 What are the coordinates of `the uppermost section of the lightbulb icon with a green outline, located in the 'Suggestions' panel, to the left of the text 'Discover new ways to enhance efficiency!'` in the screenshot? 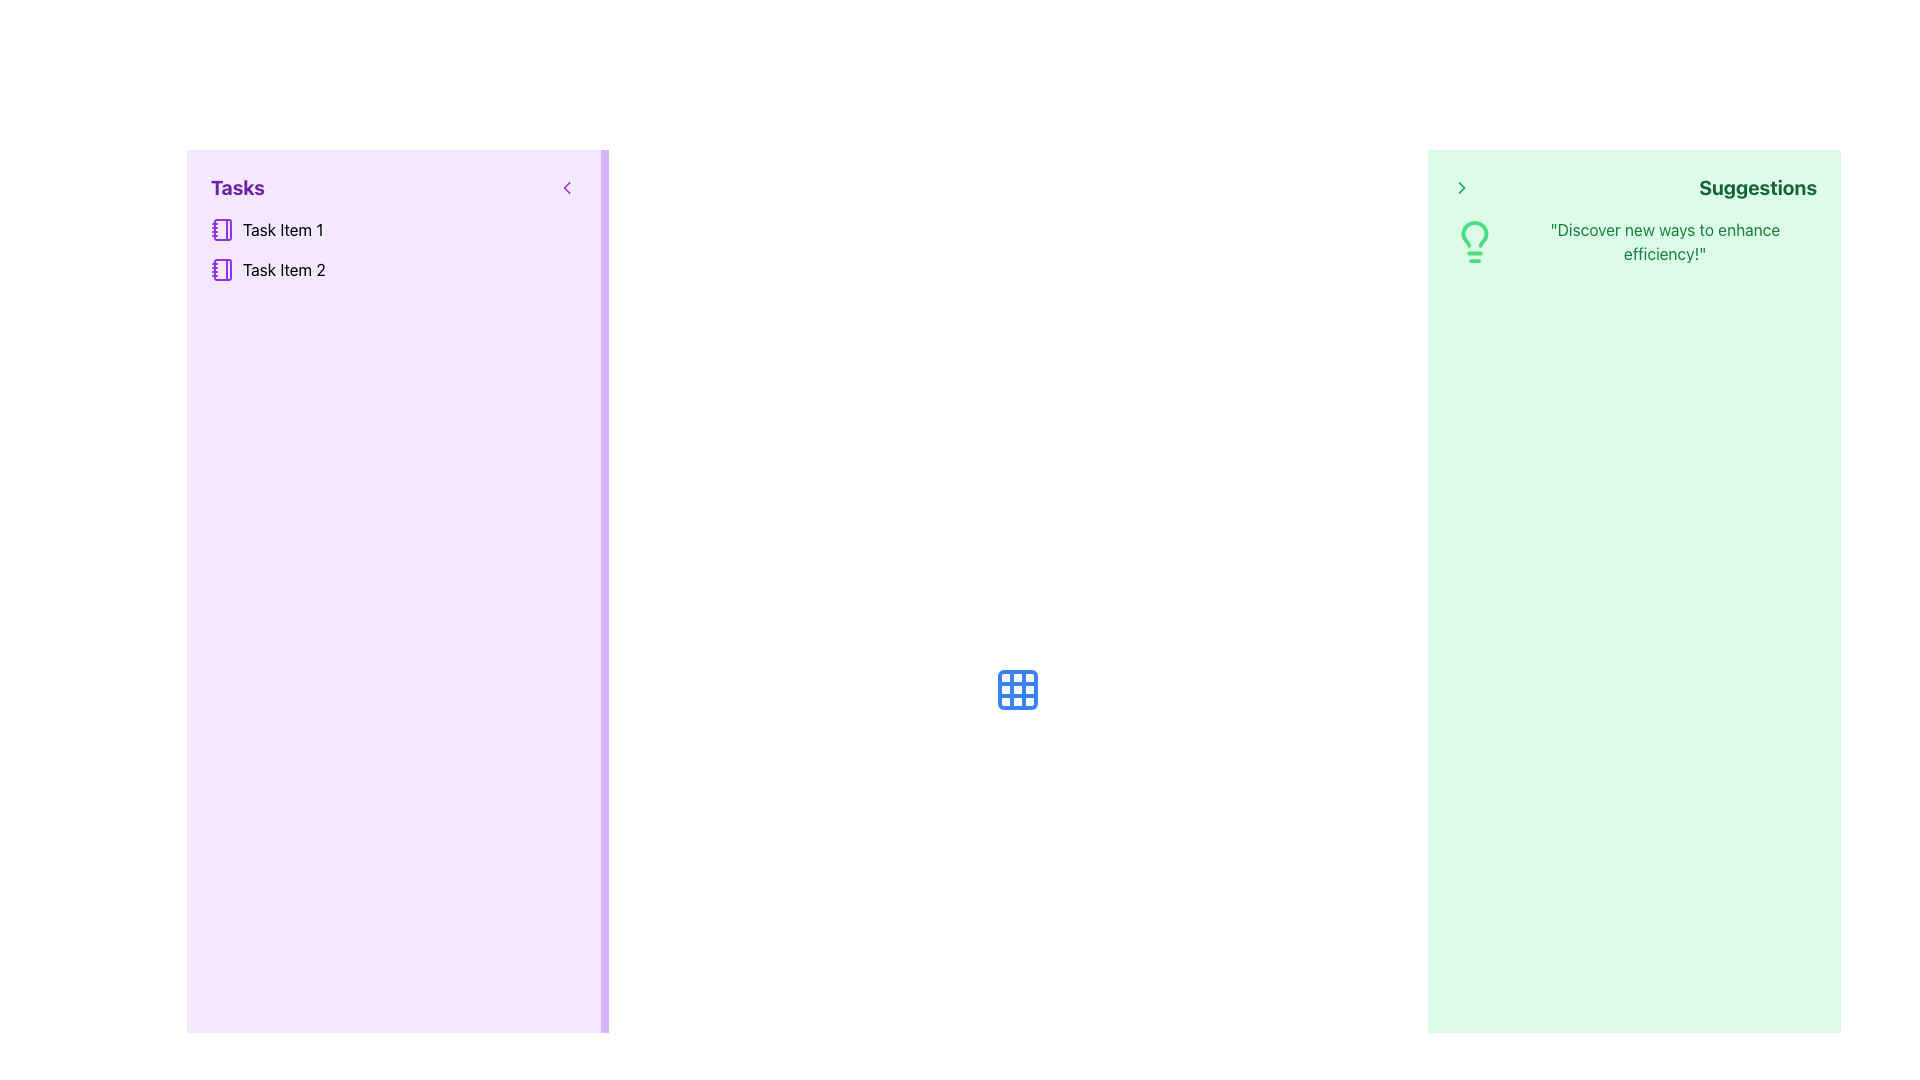 It's located at (1474, 233).